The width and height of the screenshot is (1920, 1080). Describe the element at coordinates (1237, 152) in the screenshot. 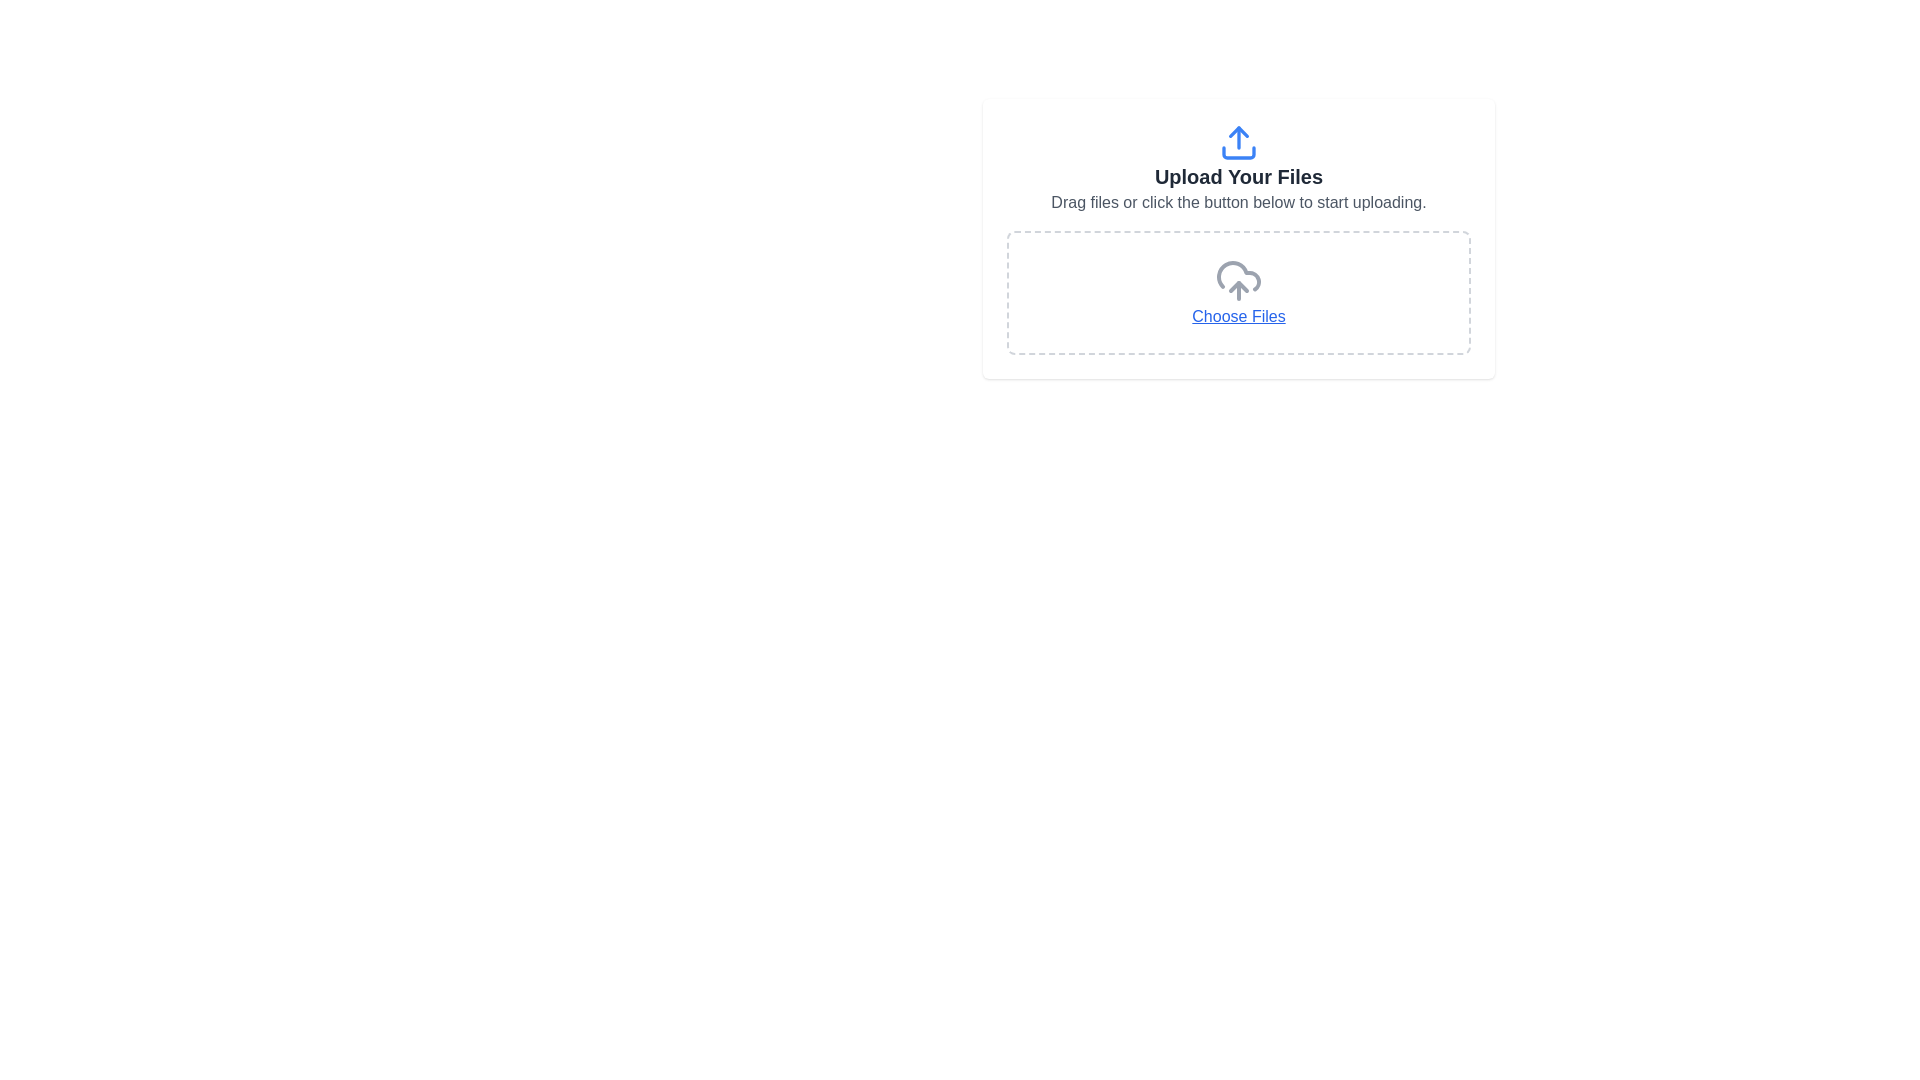

I see `the decorative horizontal line that forms part of the upload icon located at the top center of the file upload interface` at that location.